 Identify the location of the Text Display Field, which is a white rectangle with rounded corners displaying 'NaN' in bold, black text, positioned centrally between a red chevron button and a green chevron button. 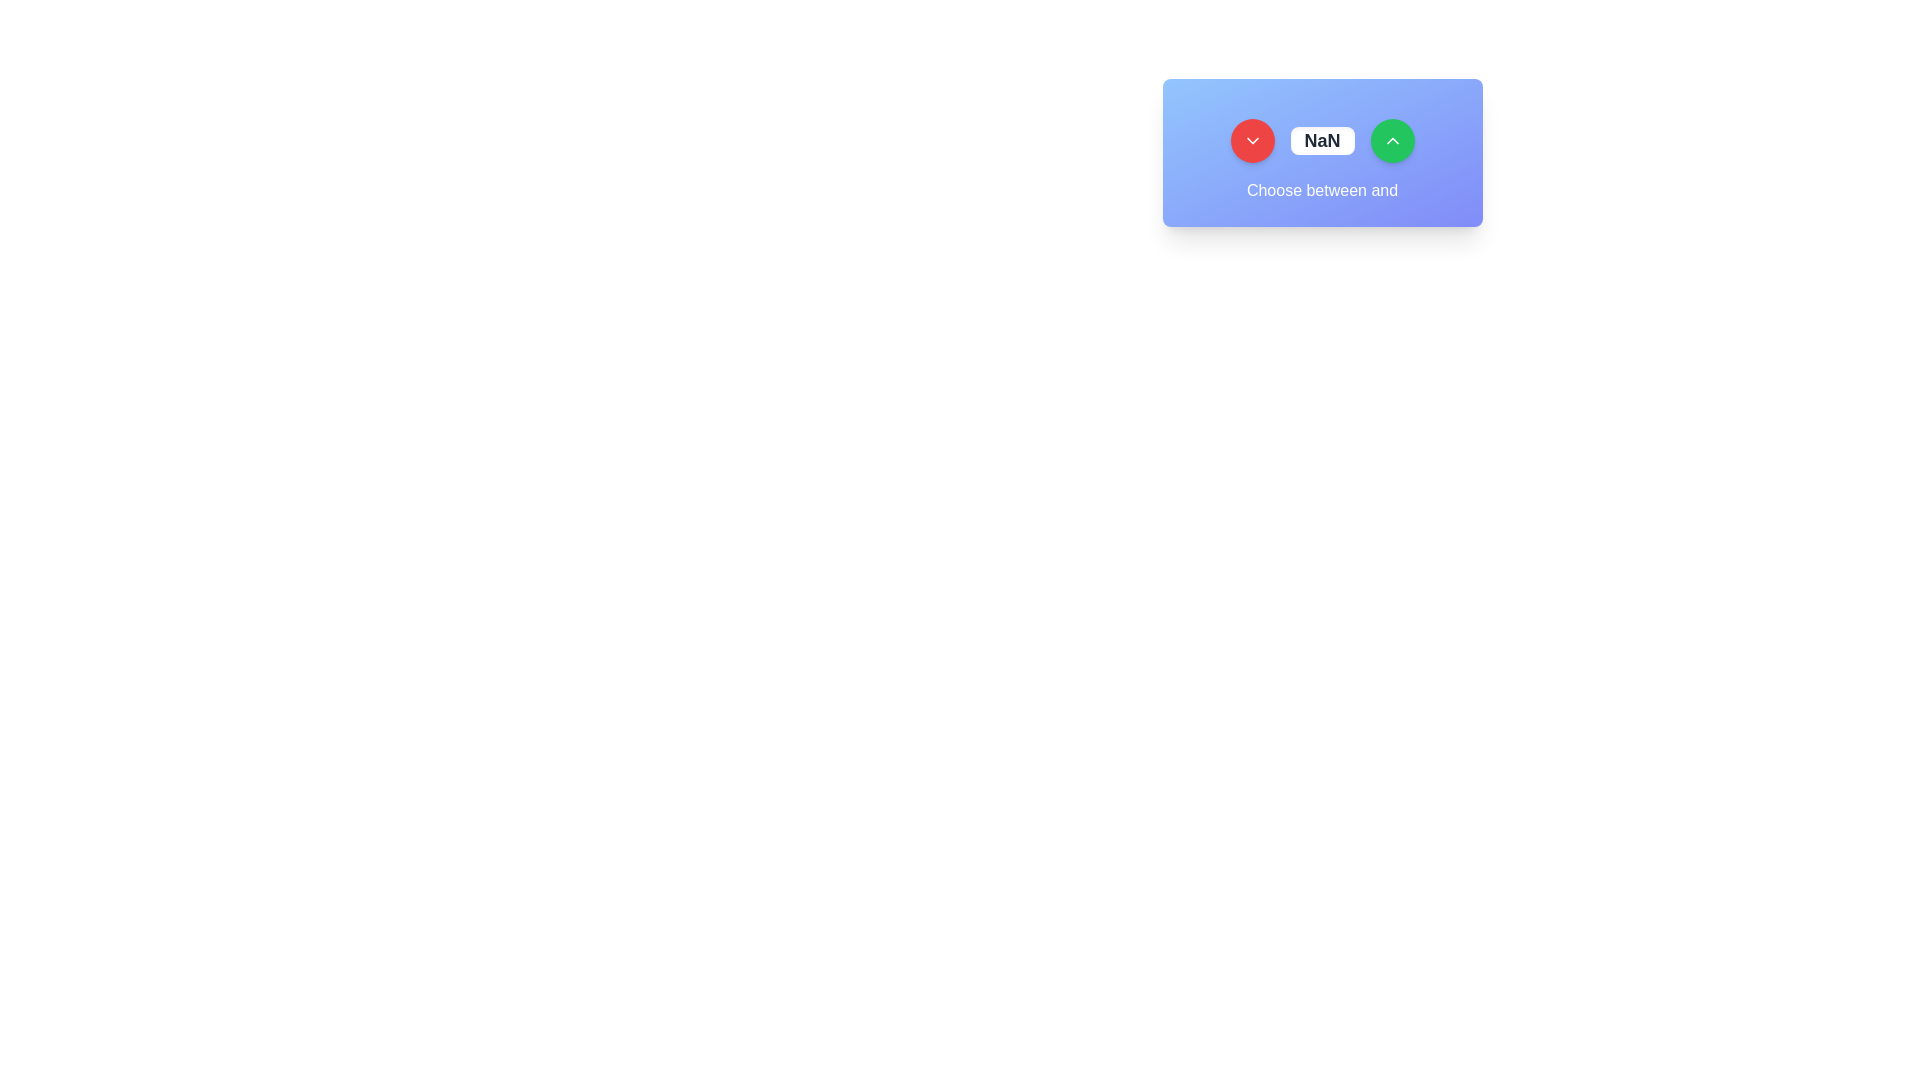
(1322, 140).